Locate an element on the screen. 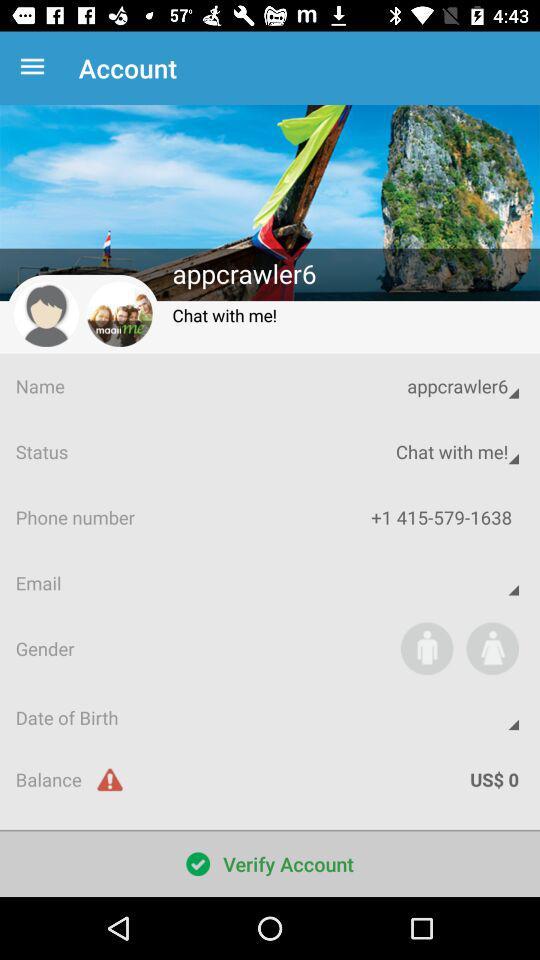 This screenshot has height=960, width=540. verify account icon is located at coordinates (270, 863).